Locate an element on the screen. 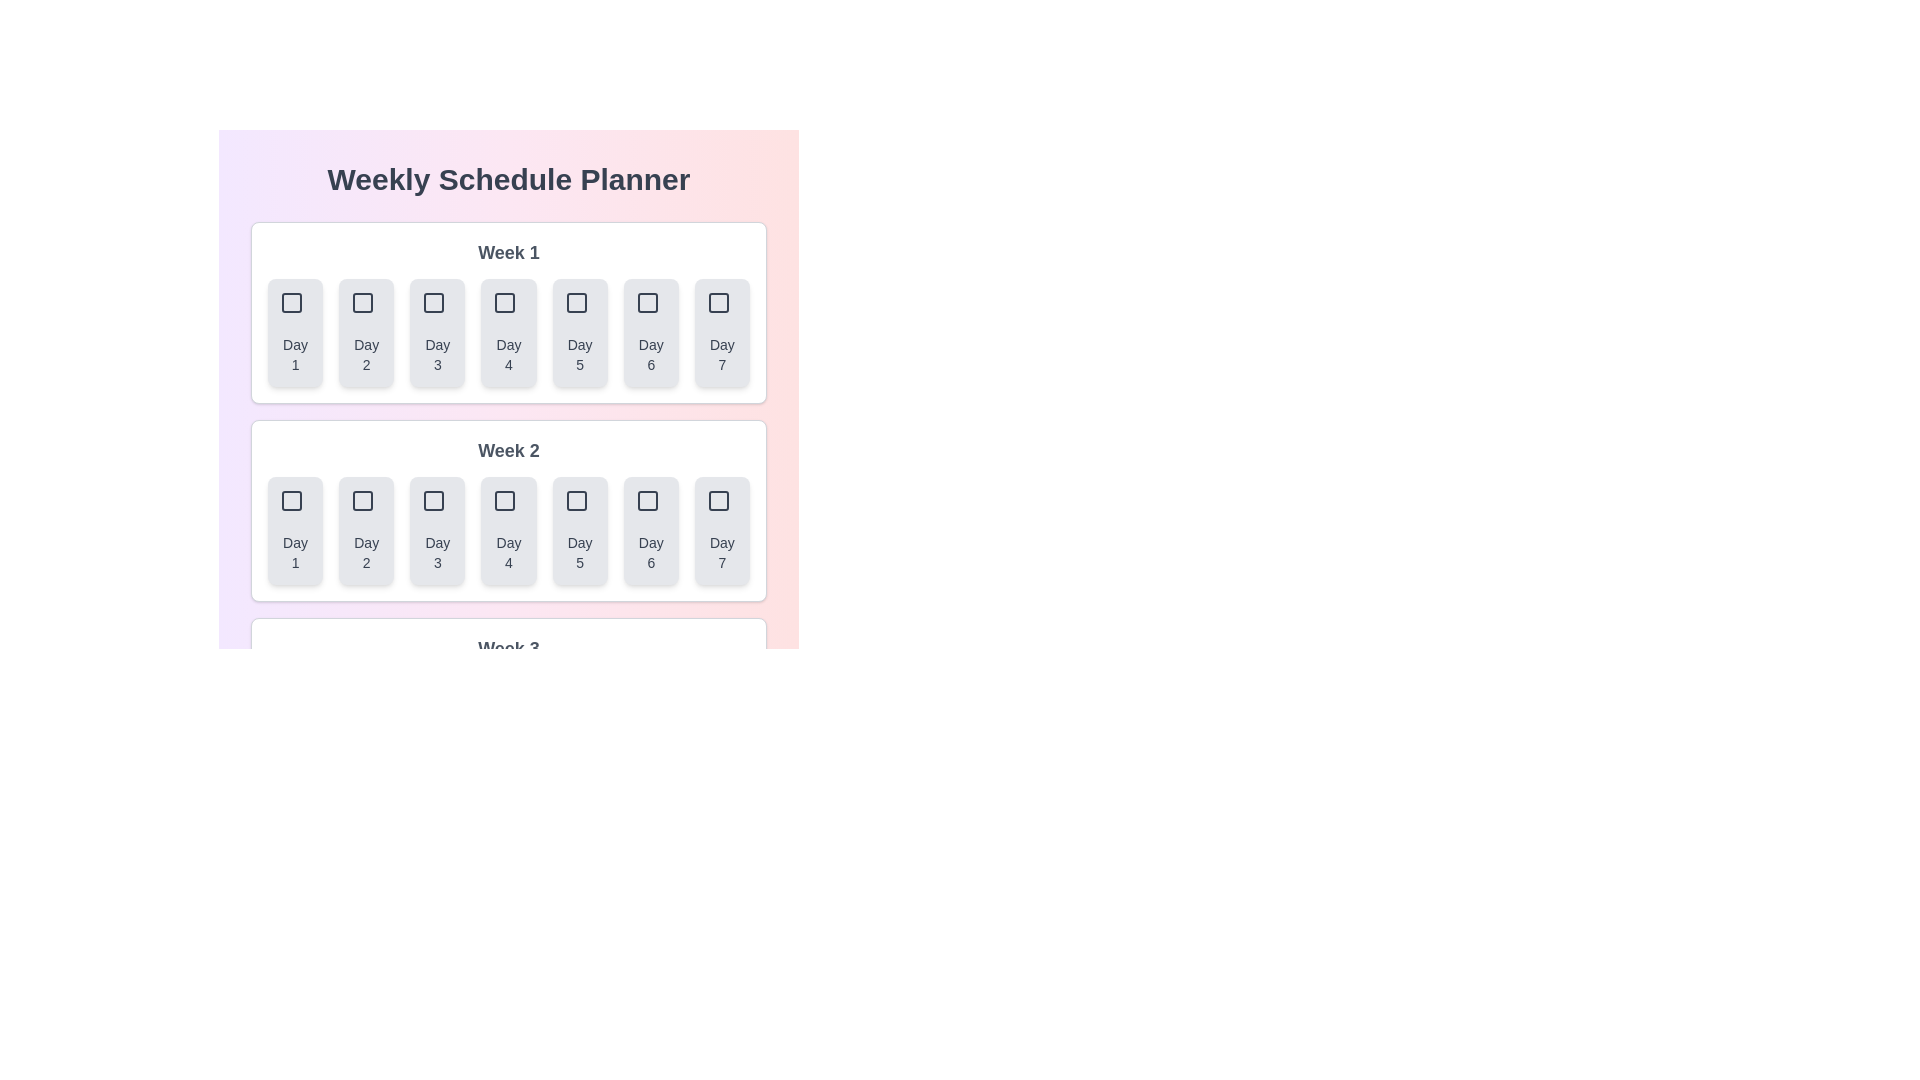 Image resolution: width=1920 pixels, height=1080 pixels. the button corresponding to Week 2 and Day 7 to select that day is located at coordinates (720, 530).